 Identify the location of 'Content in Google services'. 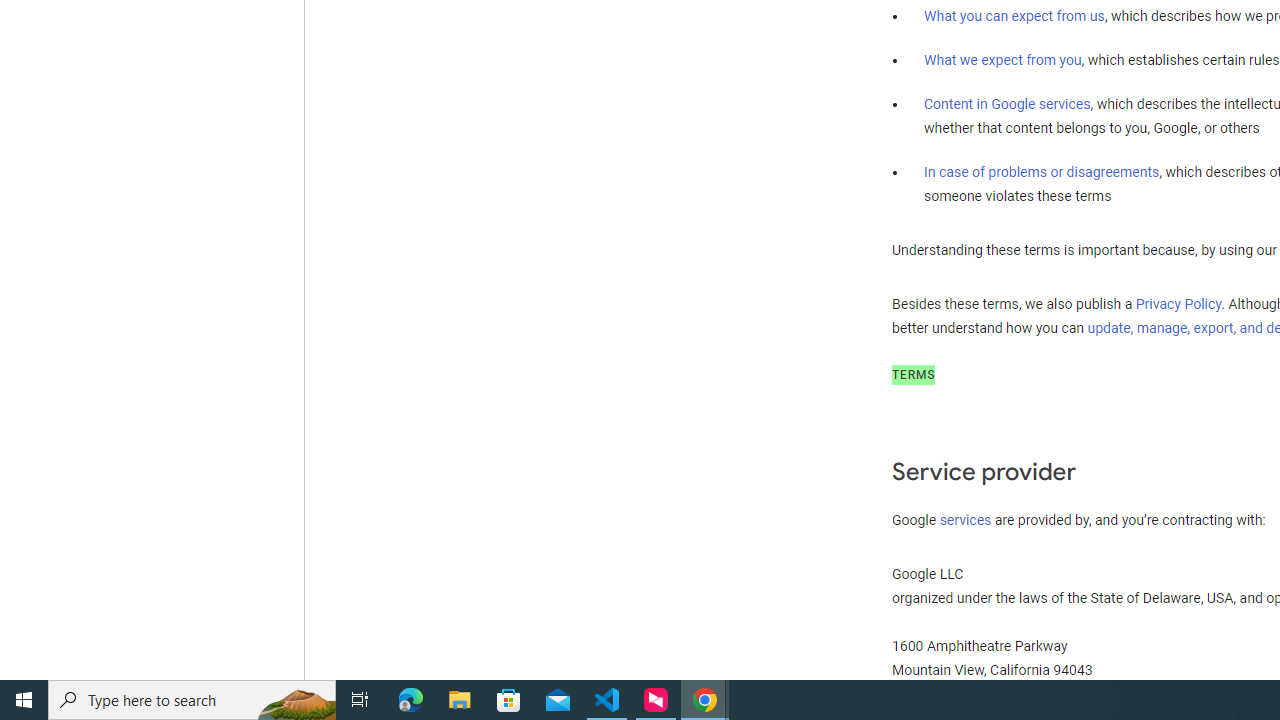
(1007, 104).